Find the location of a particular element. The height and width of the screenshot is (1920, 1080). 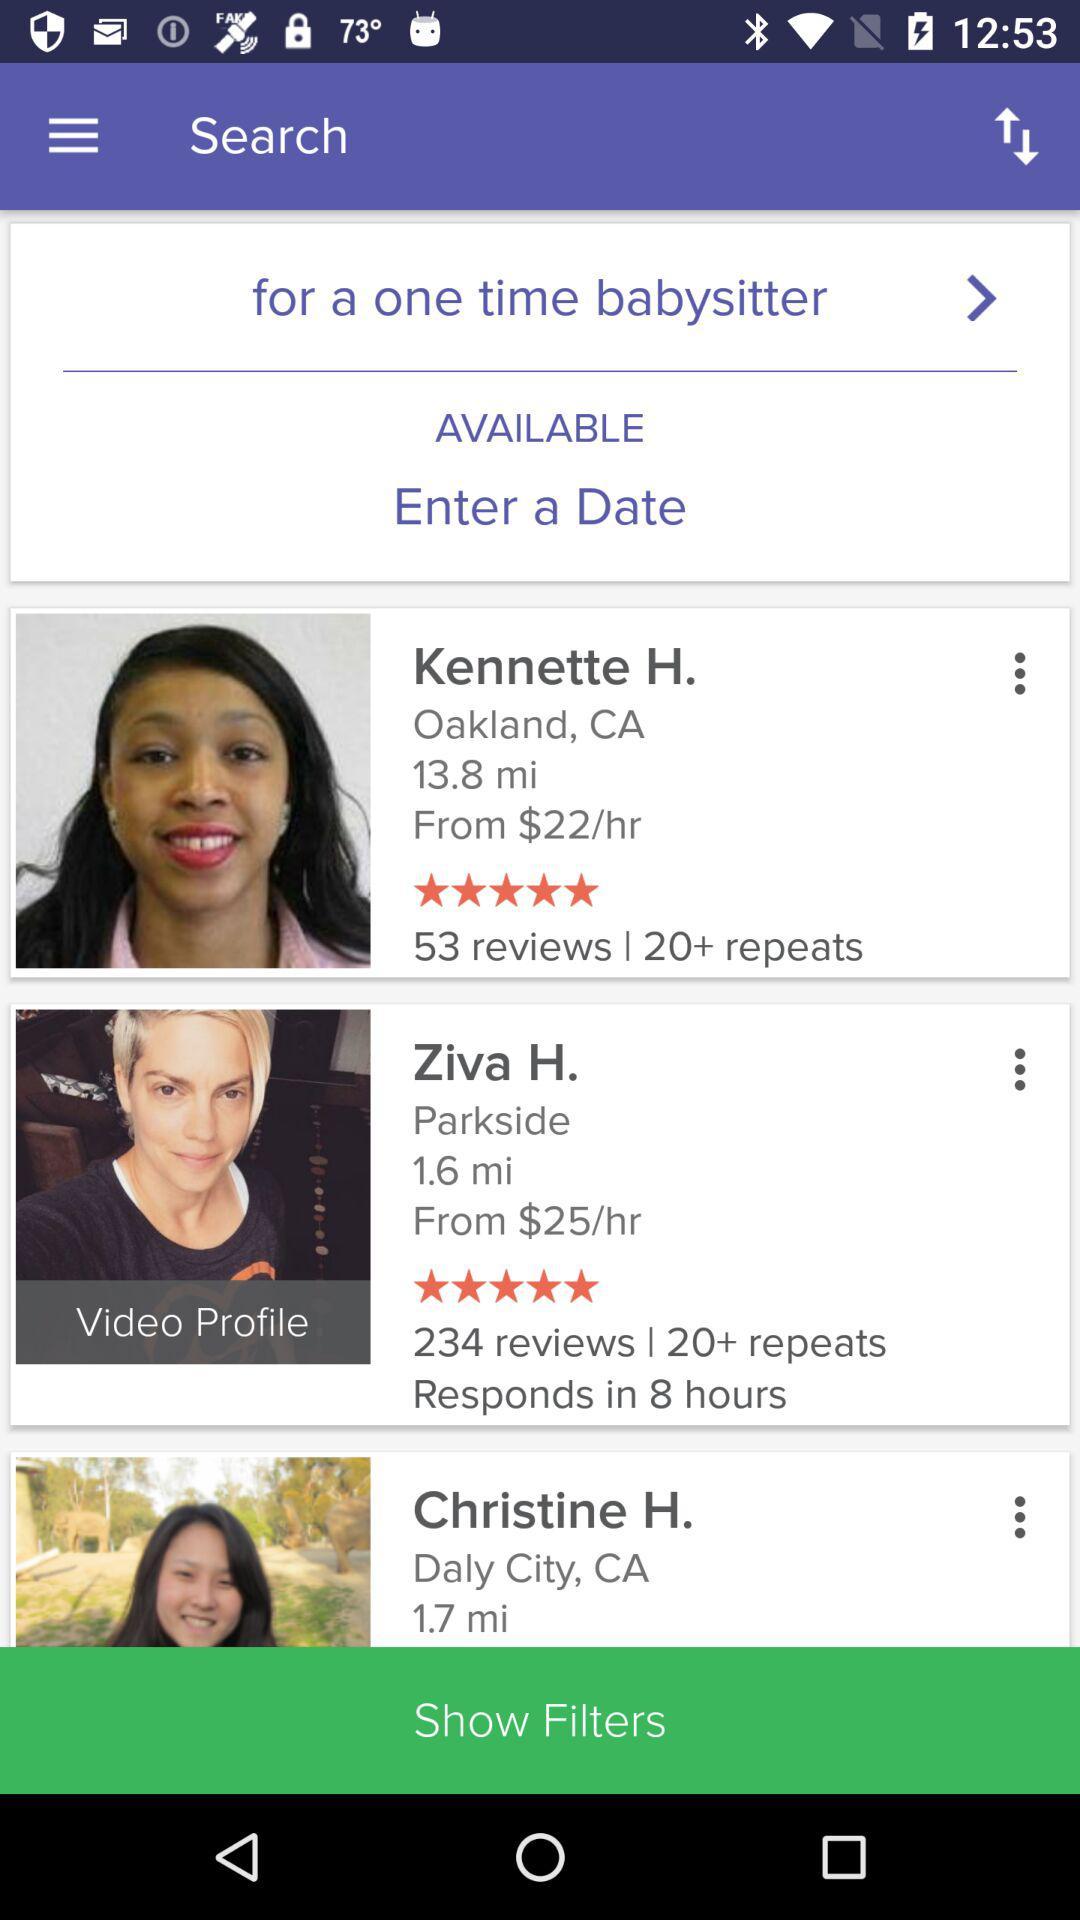

the item above for a one item is located at coordinates (72, 135).